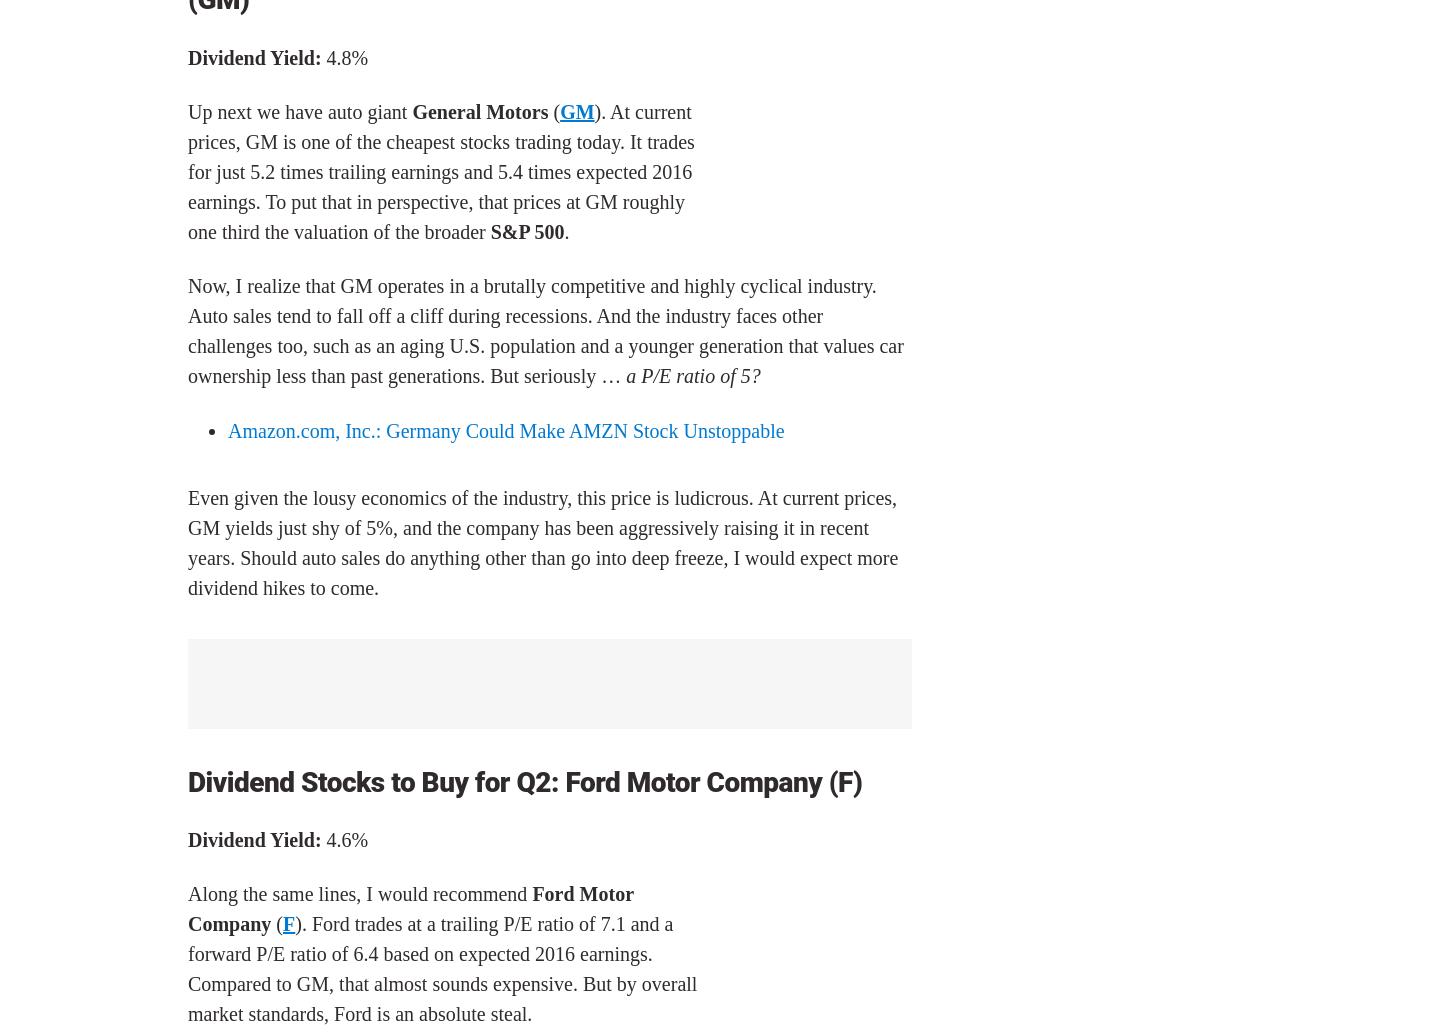  What do you see at coordinates (577, 111) in the screenshot?
I see `'GM'` at bounding box center [577, 111].